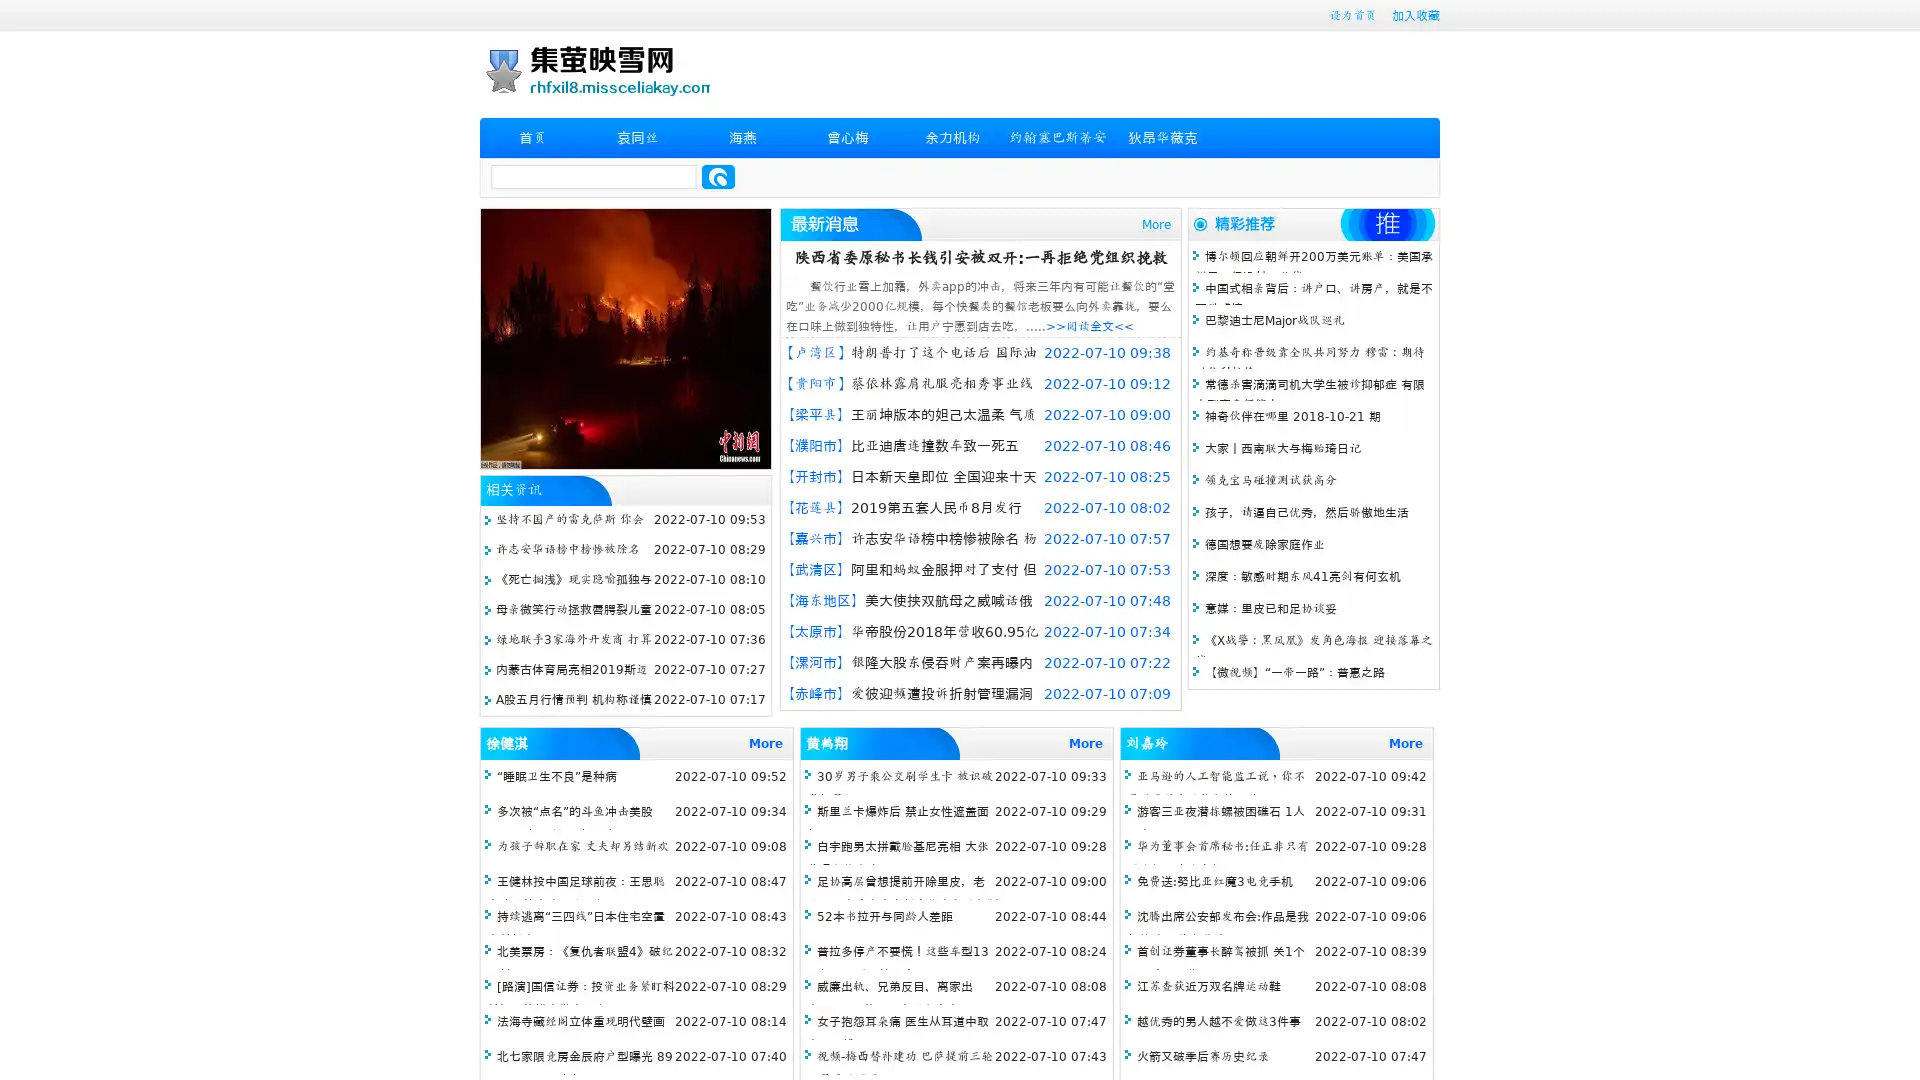  Describe the element at coordinates (718, 176) in the screenshot. I see `Search` at that location.